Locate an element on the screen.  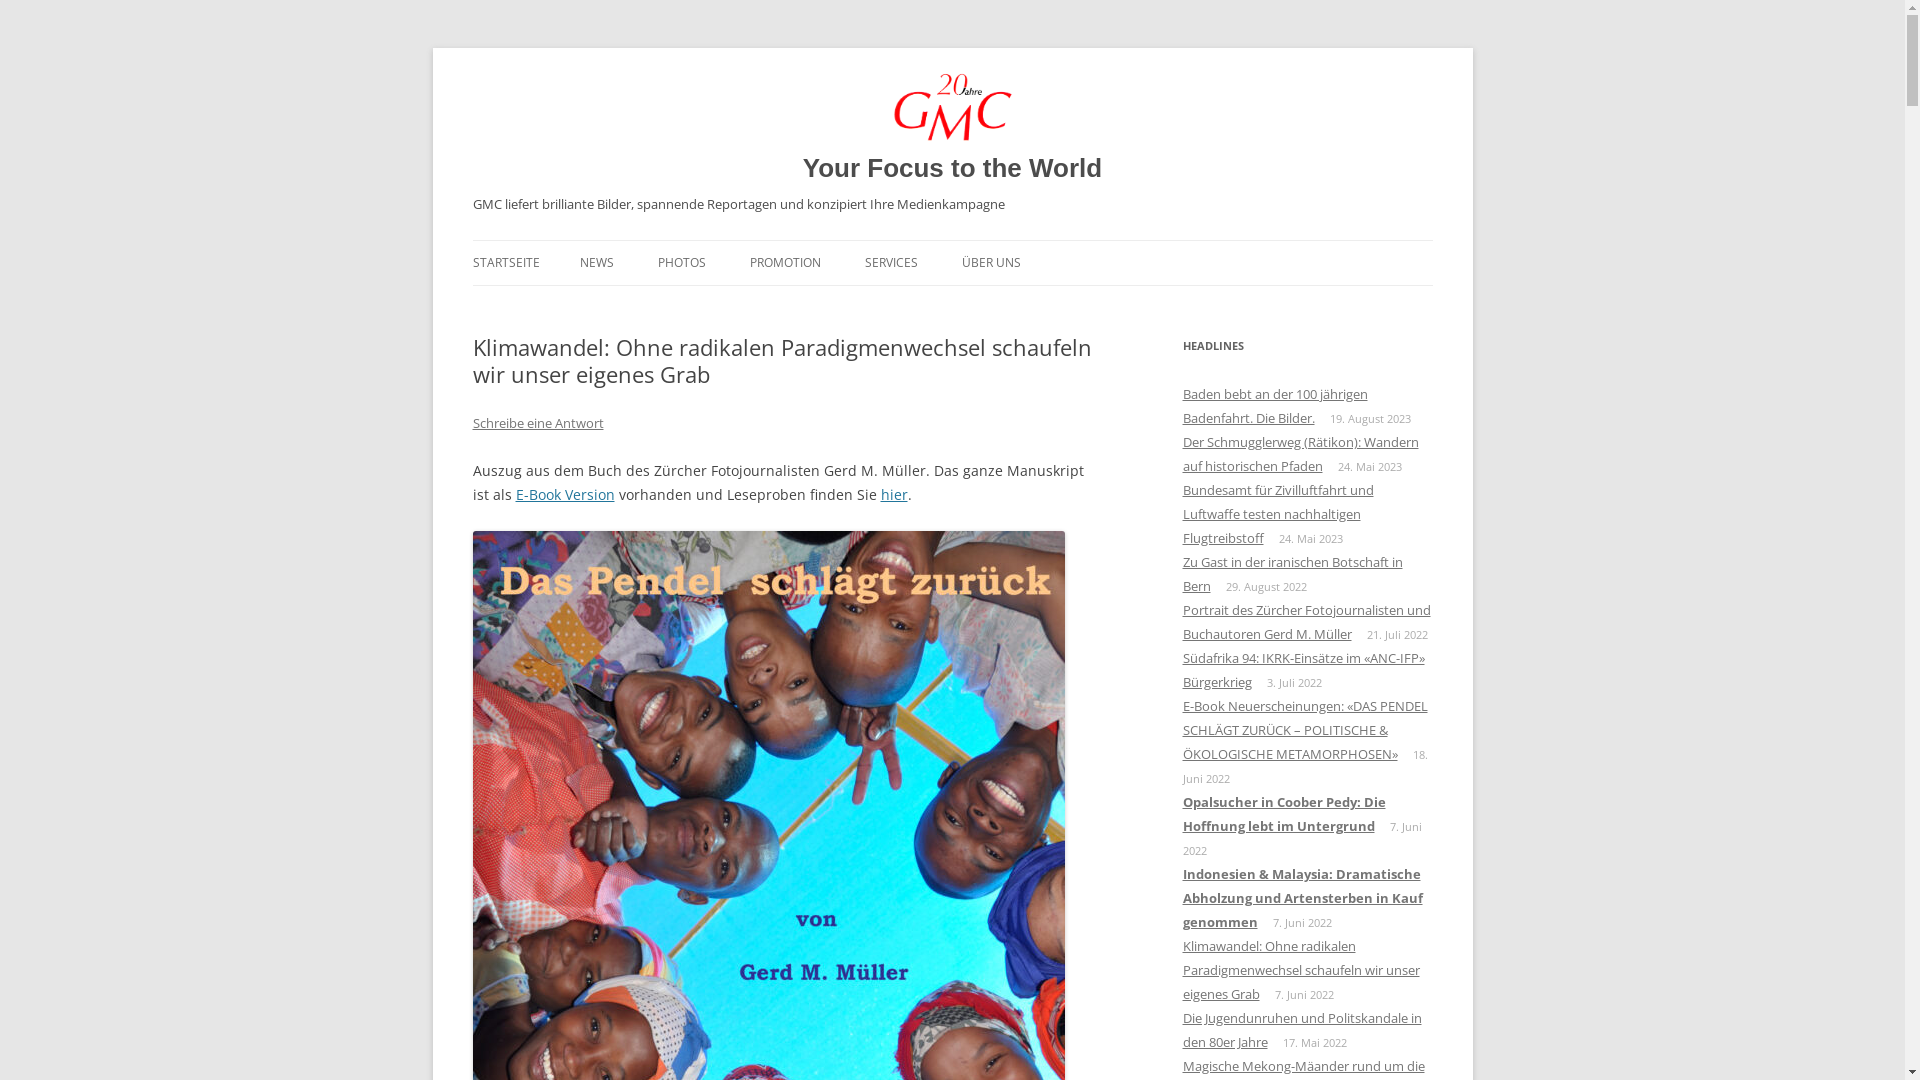
'Die Jugendunruhen und Politskandale in den 80er Jahre' is located at coordinates (1301, 1029).